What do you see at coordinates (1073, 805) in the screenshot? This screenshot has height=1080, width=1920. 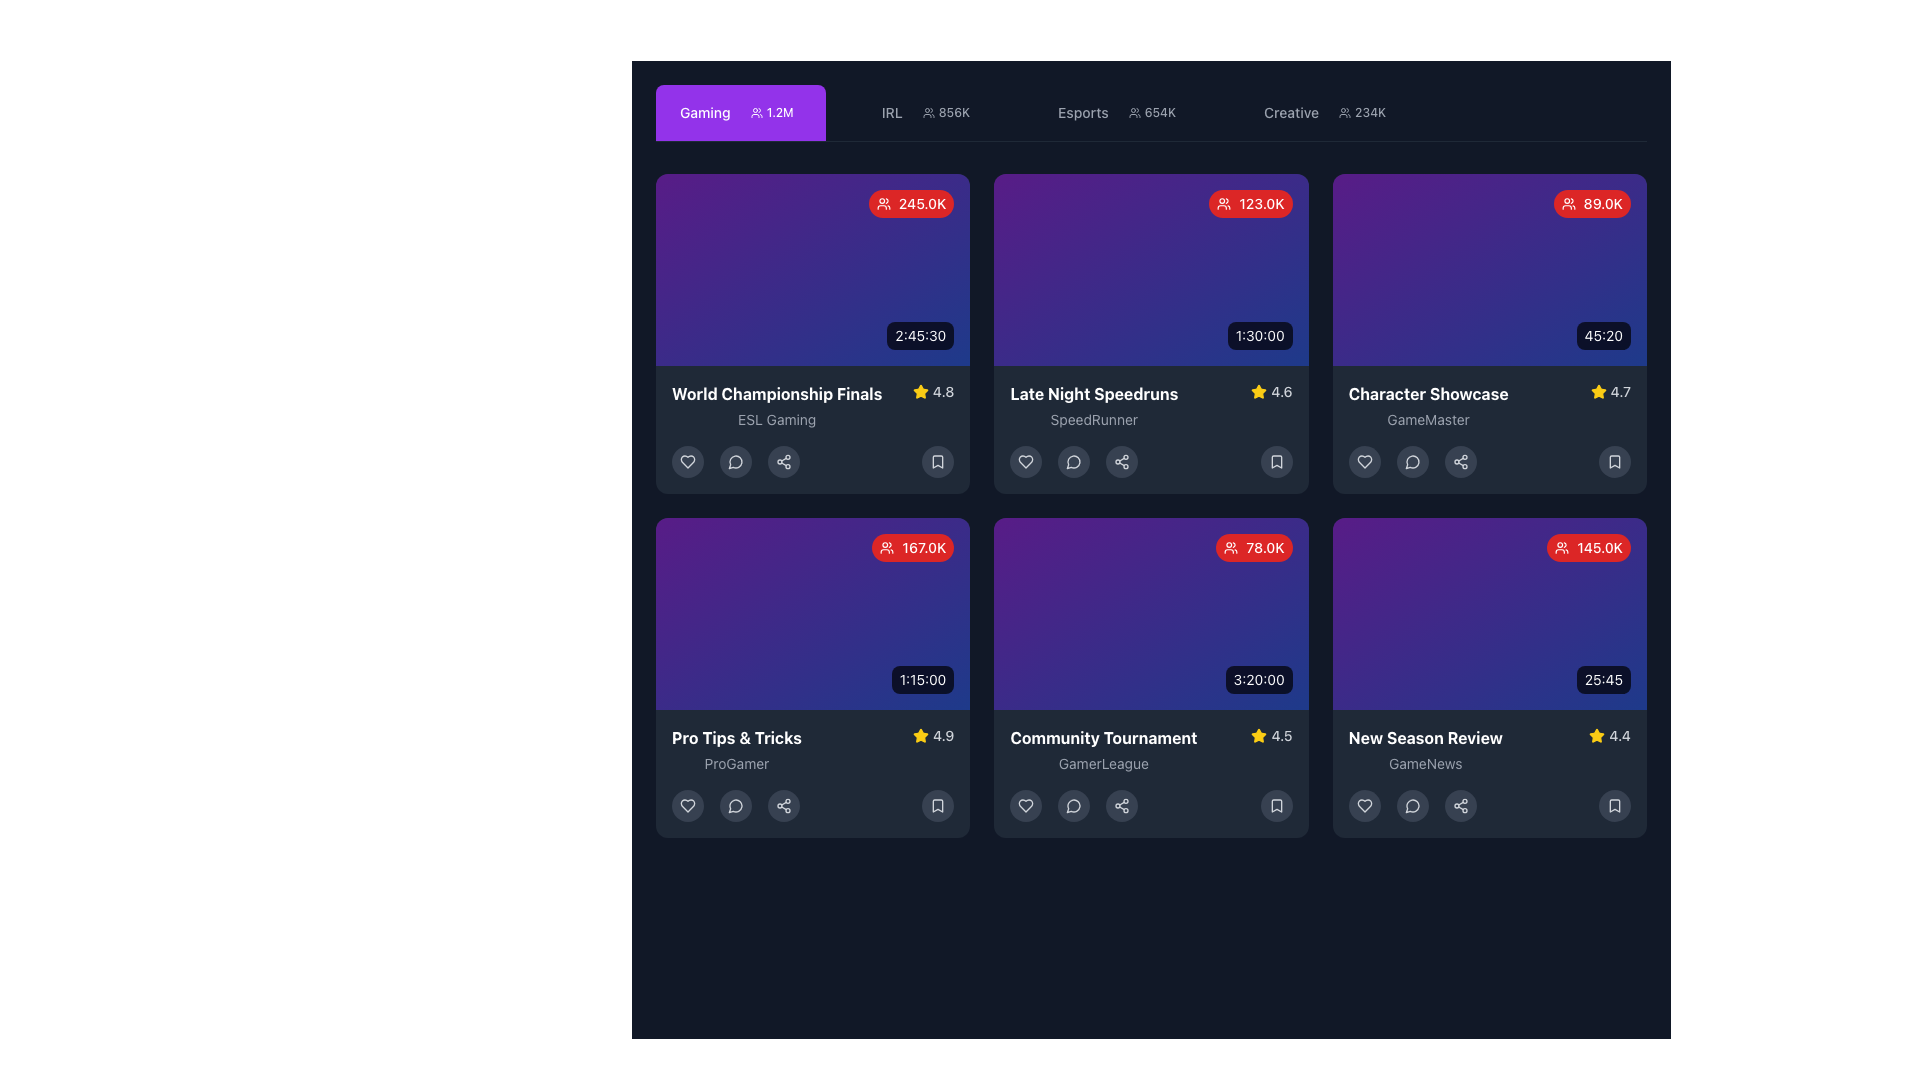 I see `the circular button with a white speech bubble icon that is the second in a row of three buttons below the 'Community Tournament' card` at bounding box center [1073, 805].